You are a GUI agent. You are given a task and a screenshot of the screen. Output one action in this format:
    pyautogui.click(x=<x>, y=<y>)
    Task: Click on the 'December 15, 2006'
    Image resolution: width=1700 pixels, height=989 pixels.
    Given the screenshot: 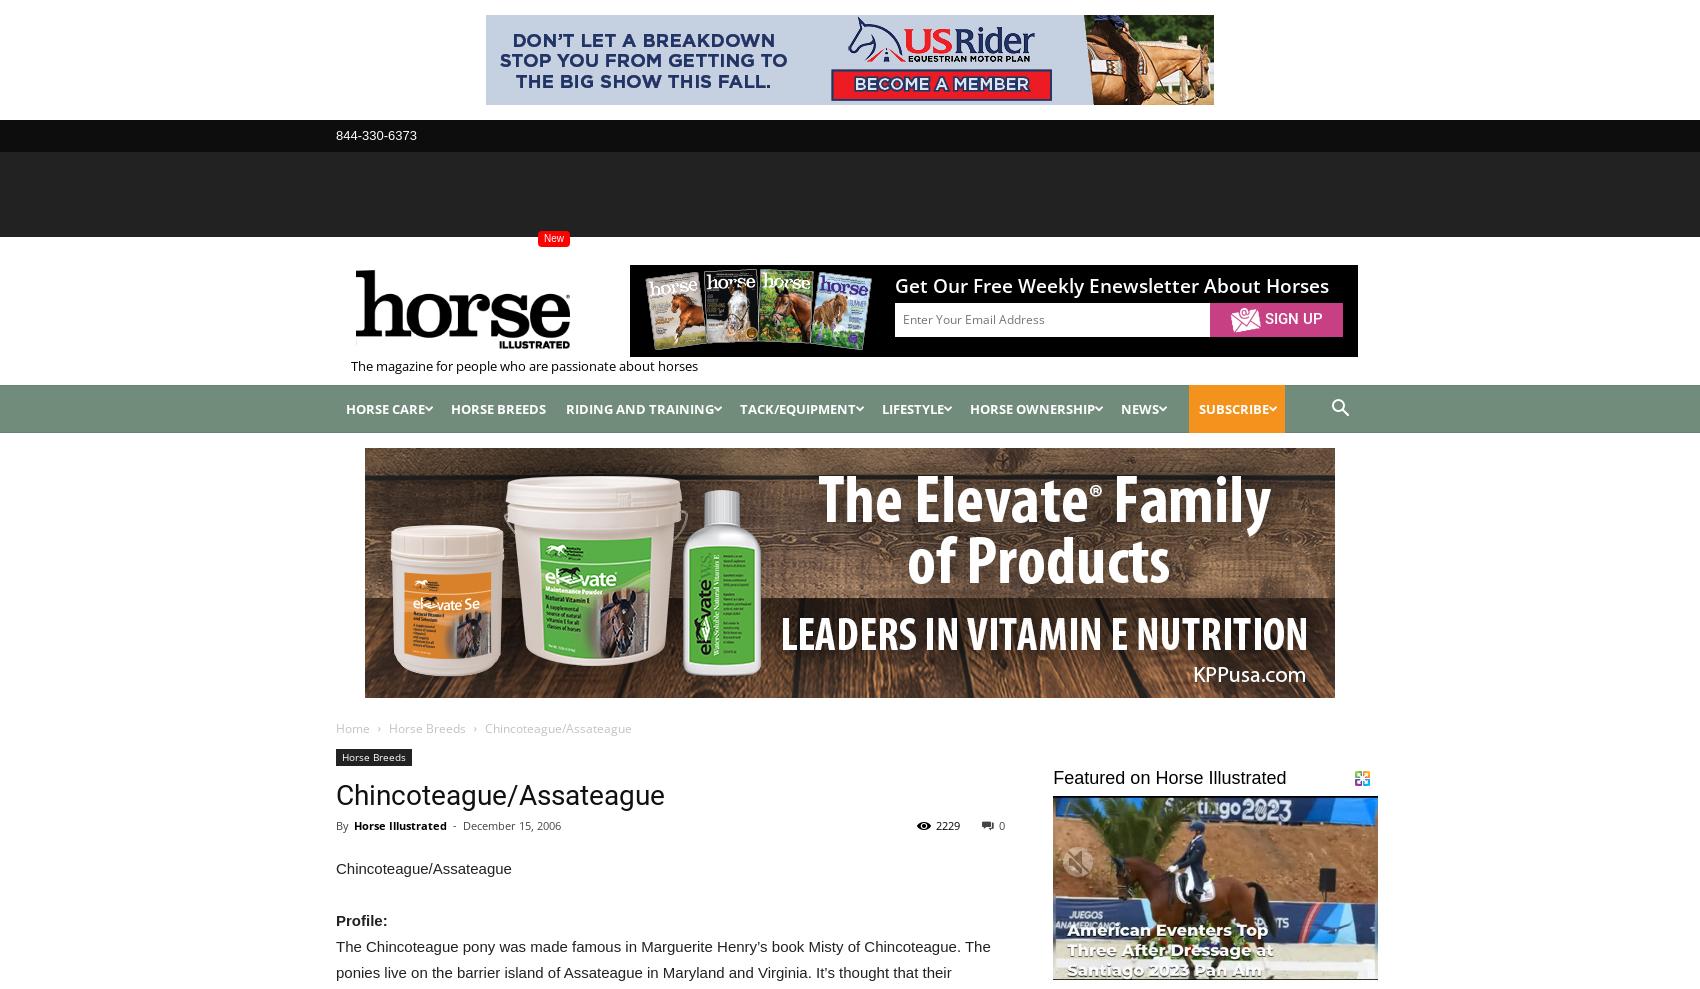 What is the action you would take?
    pyautogui.click(x=512, y=823)
    